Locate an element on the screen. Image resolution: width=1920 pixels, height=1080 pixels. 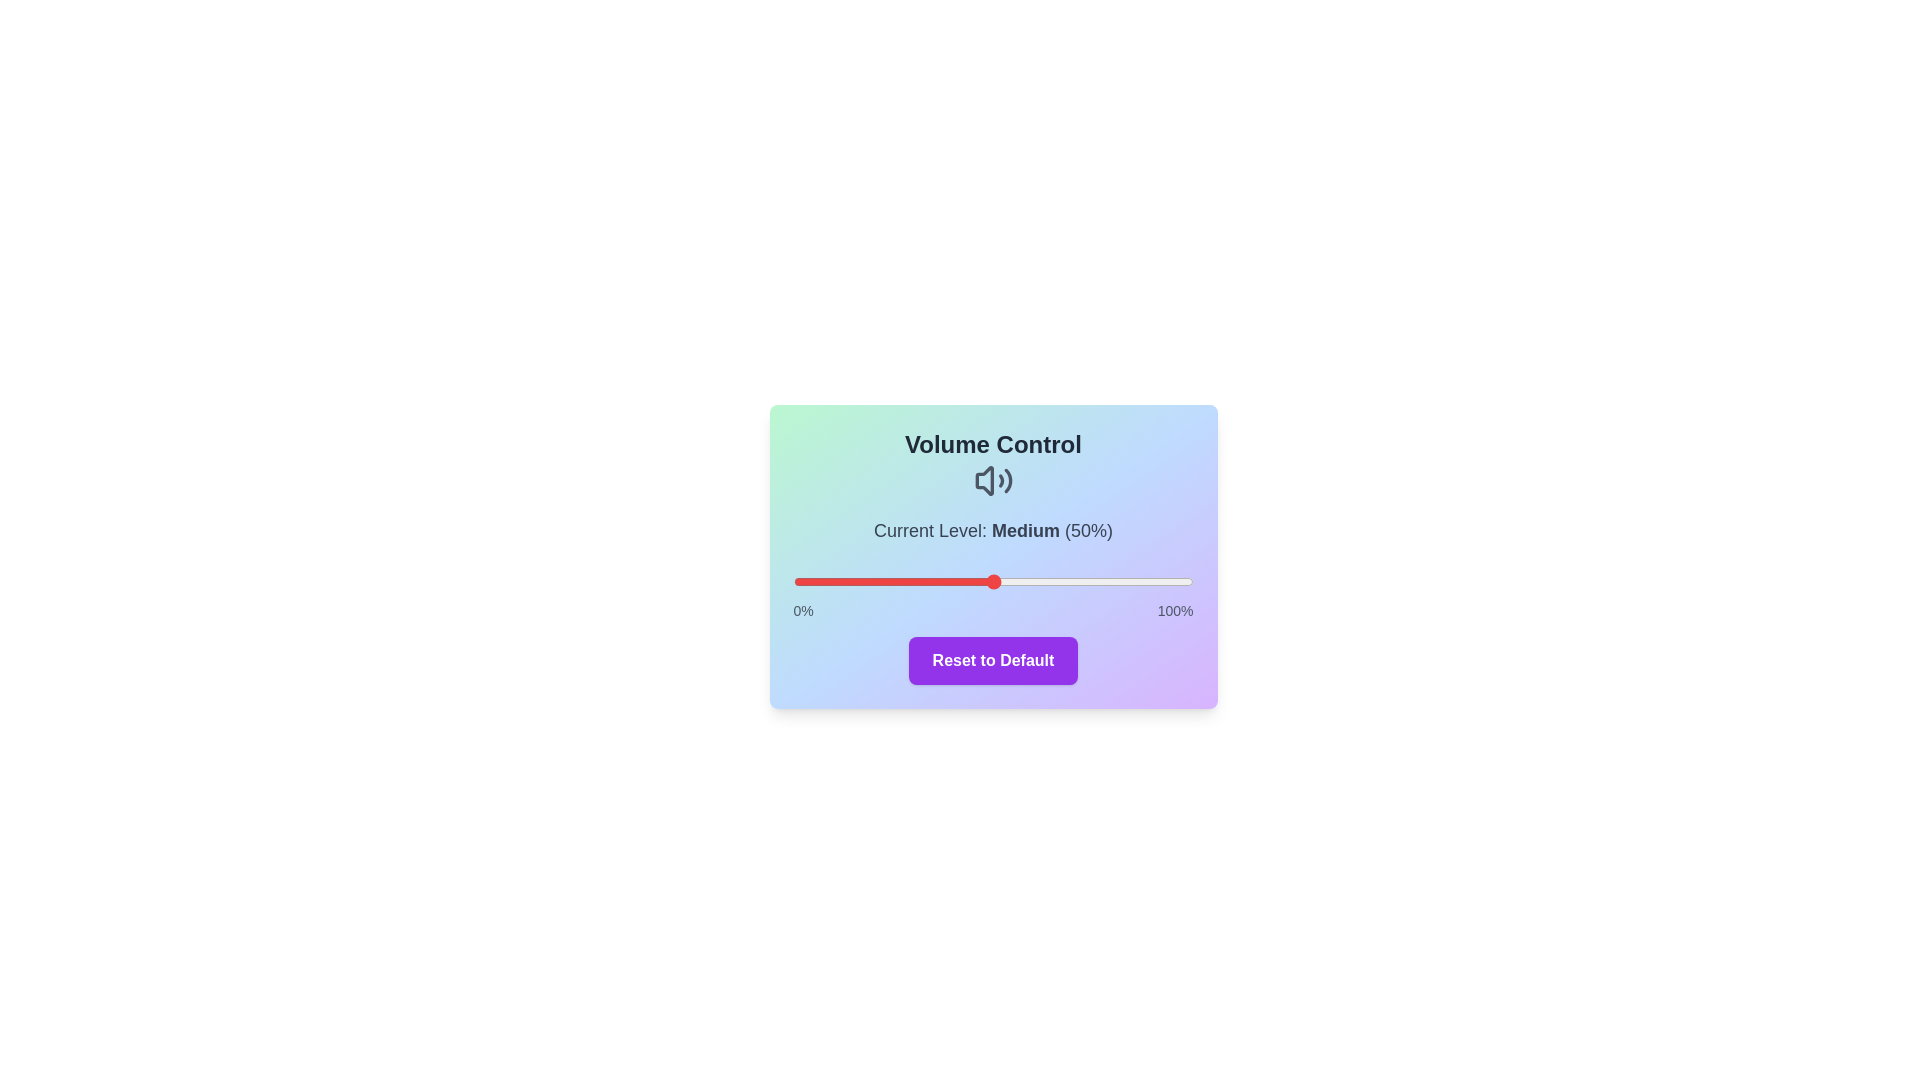
the volume icon in the header is located at coordinates (993, 481).